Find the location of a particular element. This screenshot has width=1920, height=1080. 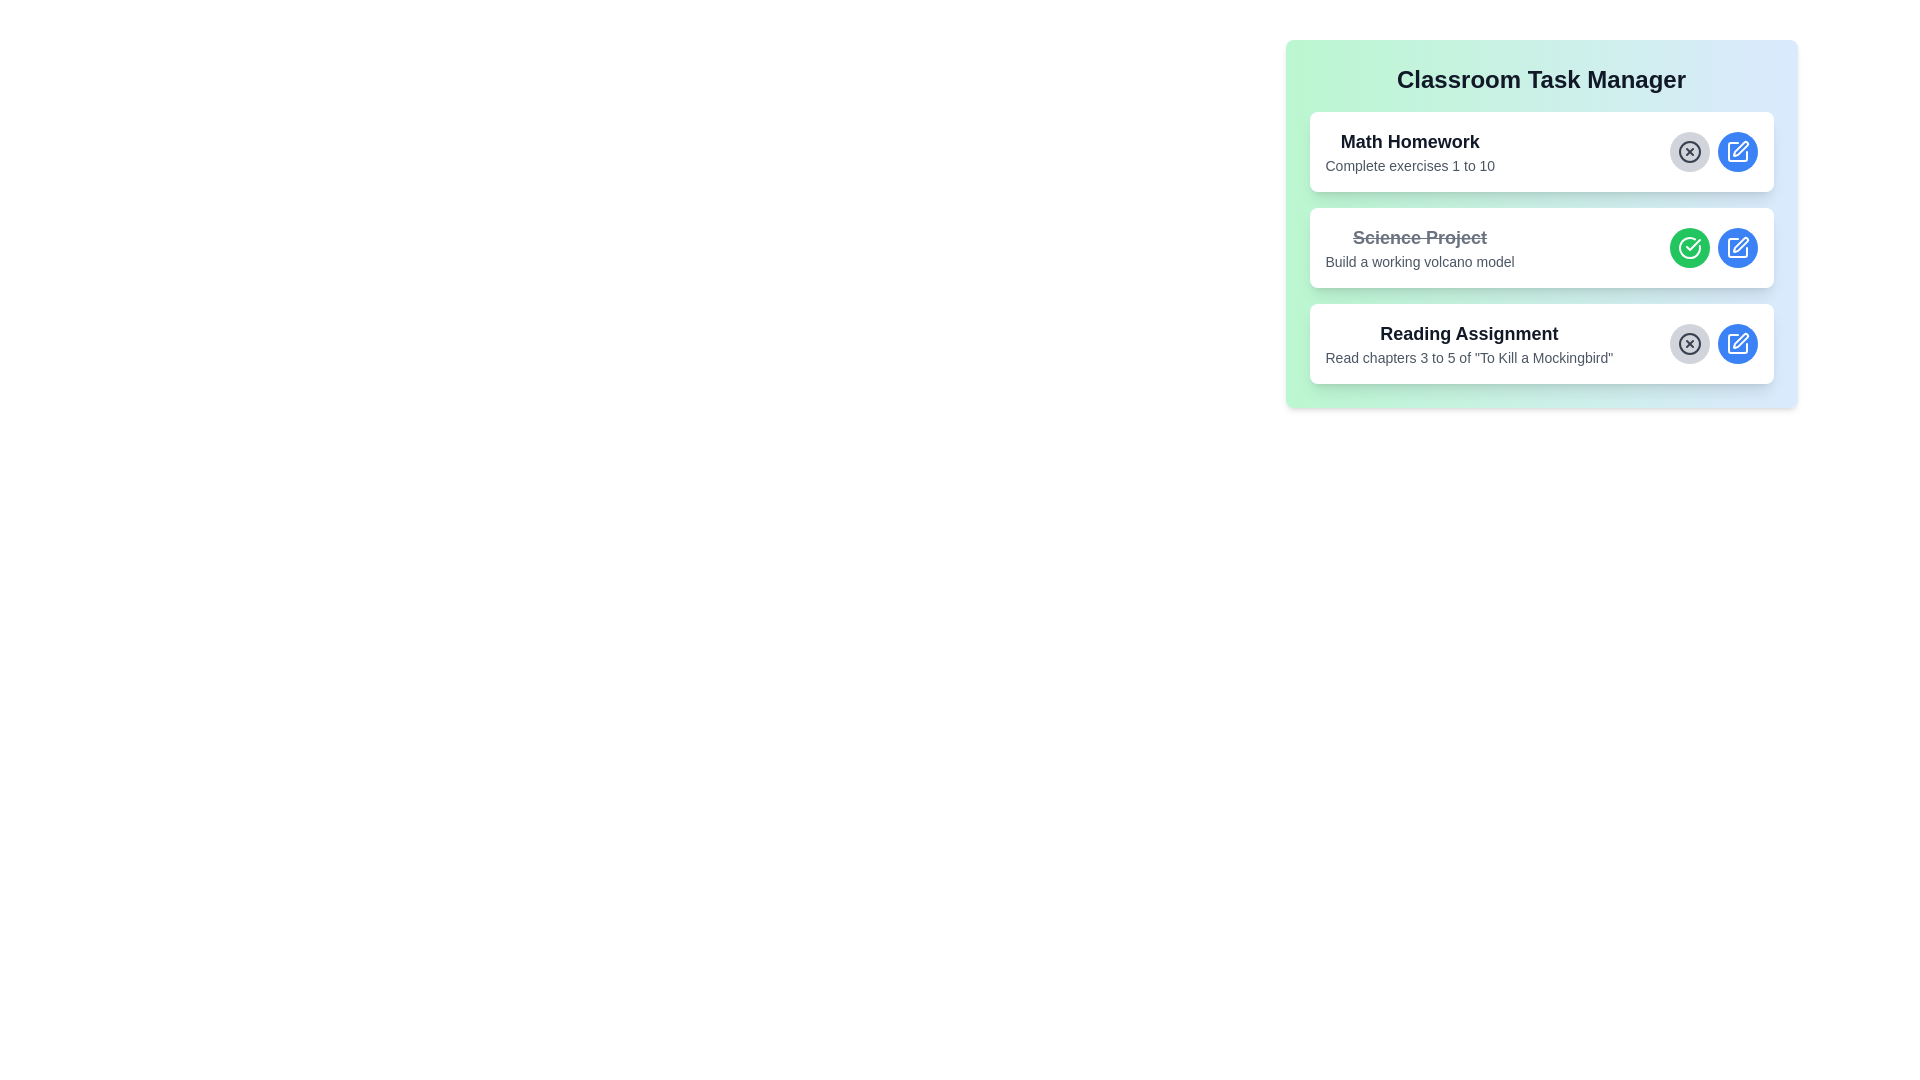

edit button for the task with the title Science Project is located at coordinates (1736, 246).